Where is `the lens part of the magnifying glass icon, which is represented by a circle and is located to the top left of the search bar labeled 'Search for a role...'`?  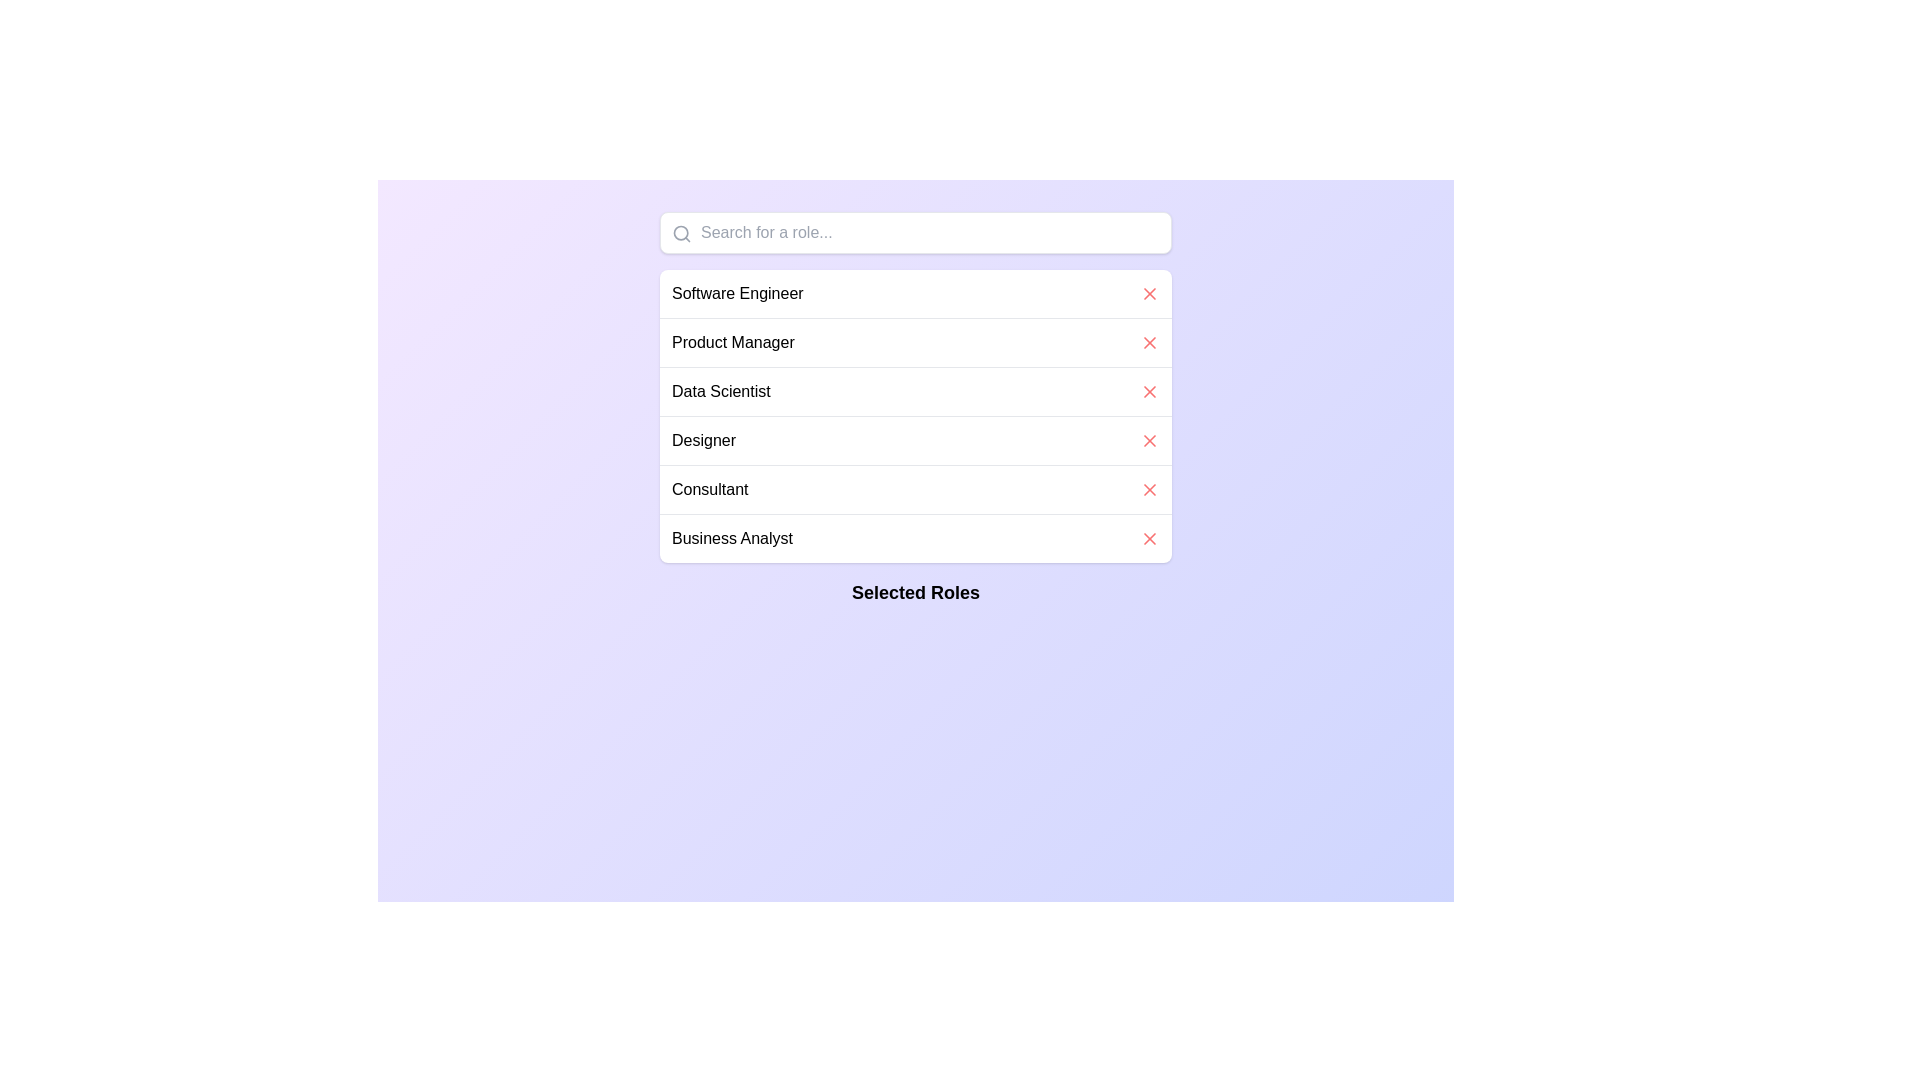
the lens part of the magnifying glass icon, which is represented by a circle and is located to the top left of the search bar labeled 'Search for a role...' is located at coordinates (681, 232).